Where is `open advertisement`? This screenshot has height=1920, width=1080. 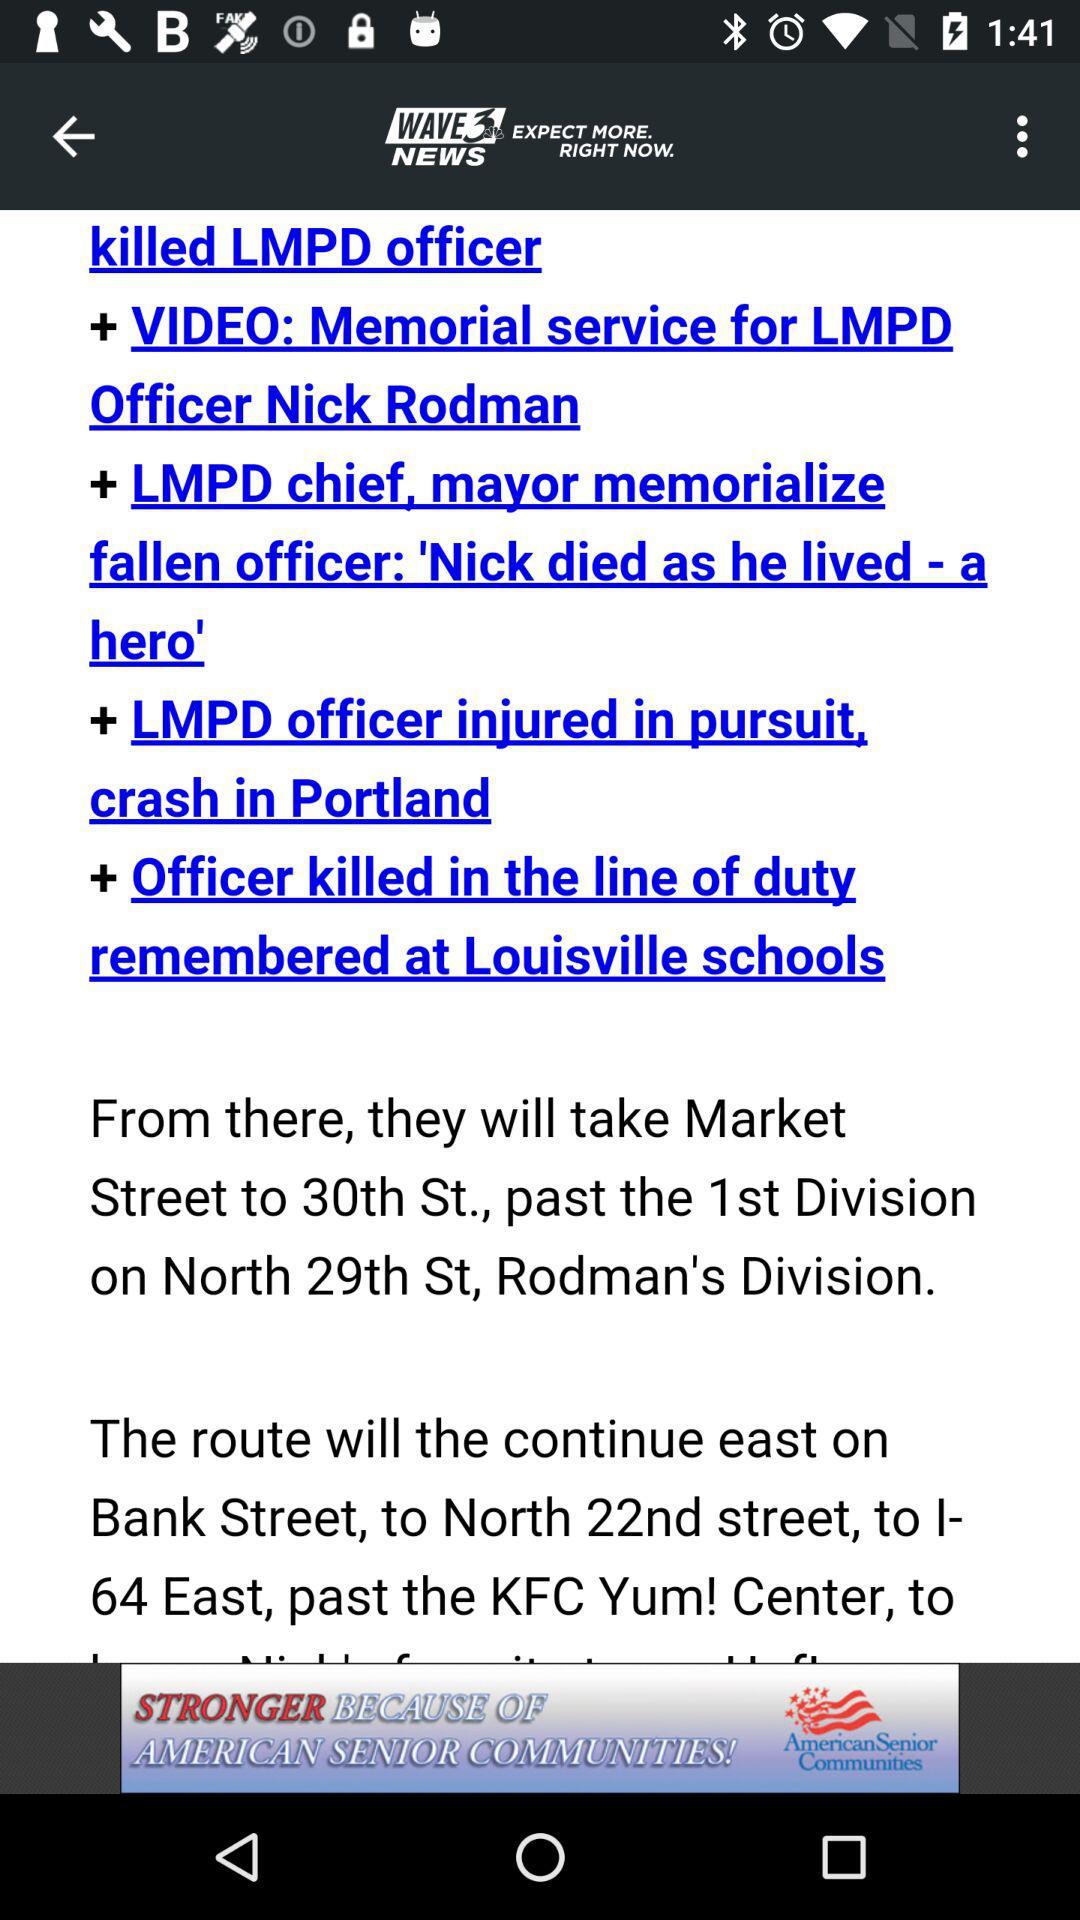
open advertisement is located at coordinates (540, 1727).